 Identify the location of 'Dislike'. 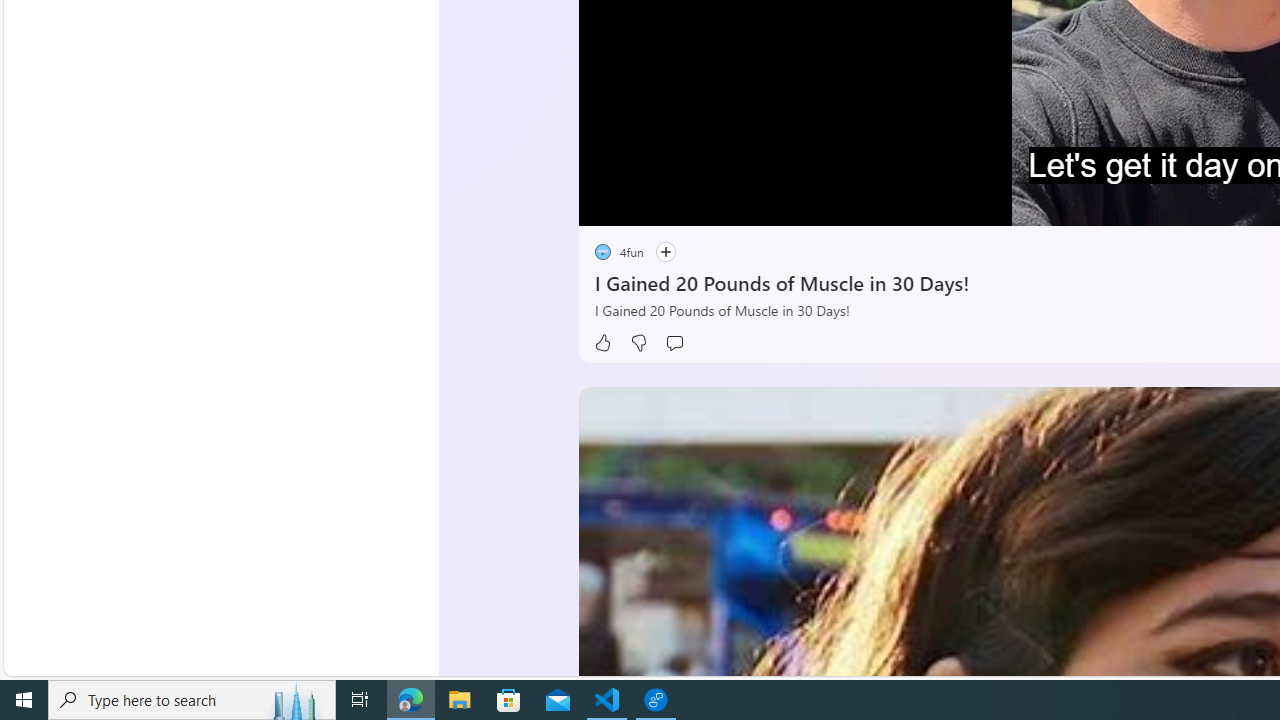
(637, 342).